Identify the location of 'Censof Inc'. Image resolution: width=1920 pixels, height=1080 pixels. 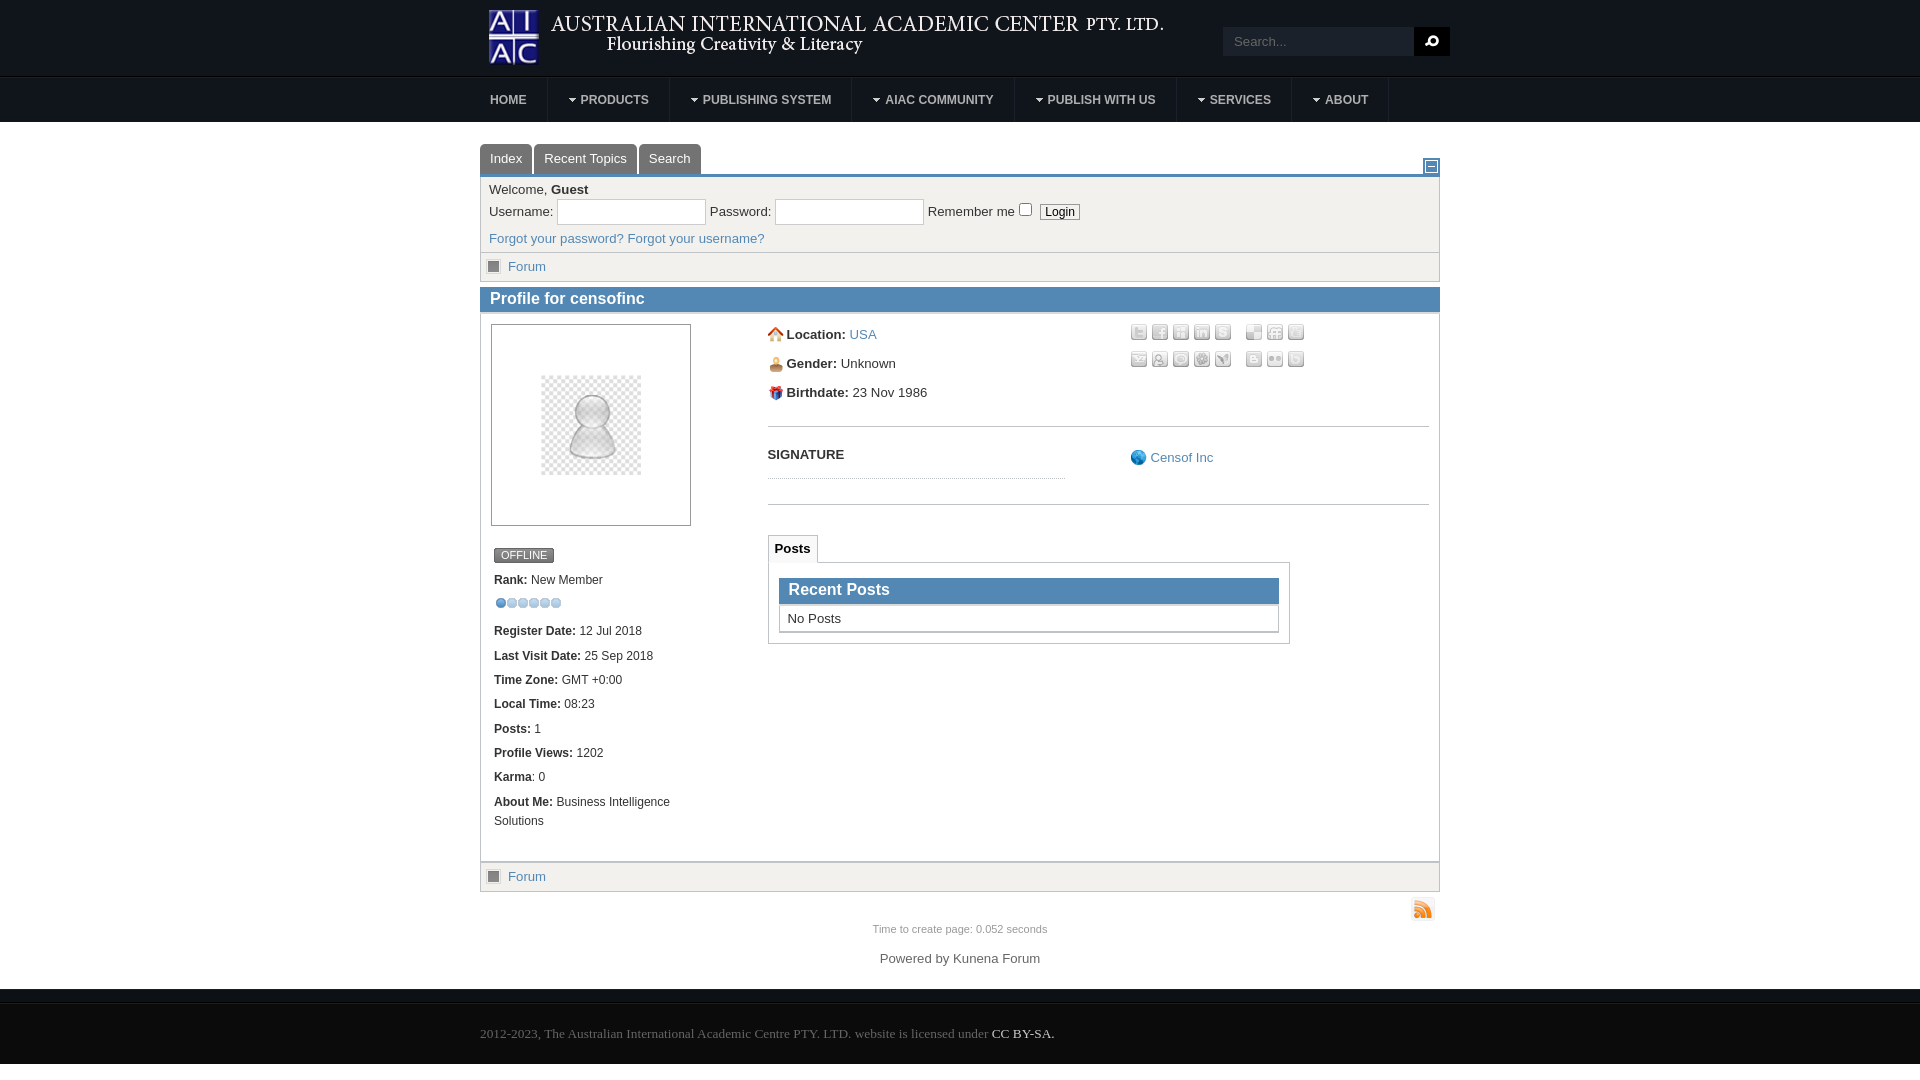
(1181, 457).